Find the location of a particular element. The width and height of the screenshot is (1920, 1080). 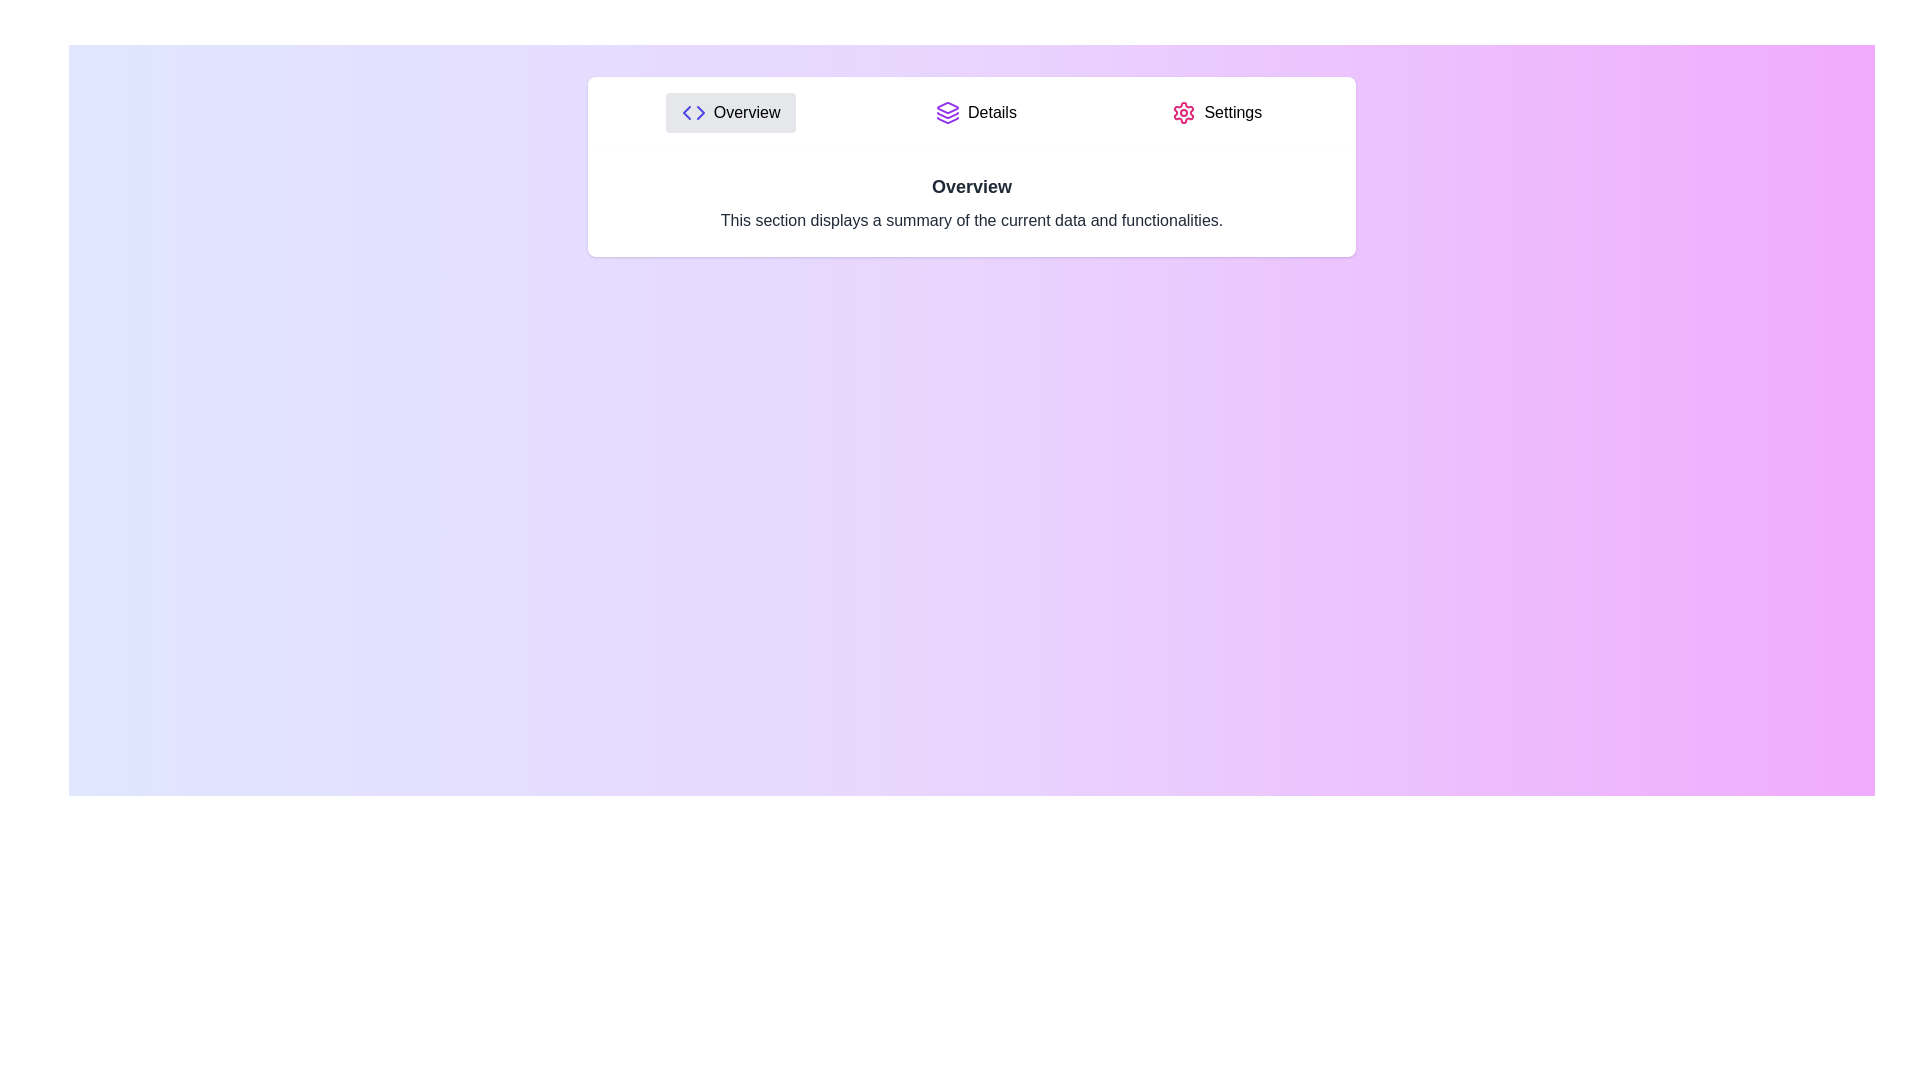

the 'Details' section of the Navigation menu, which has a white background and contains three sections: 'Overview', 'Details', and 'Settings' is located at coordinates (971, 112).